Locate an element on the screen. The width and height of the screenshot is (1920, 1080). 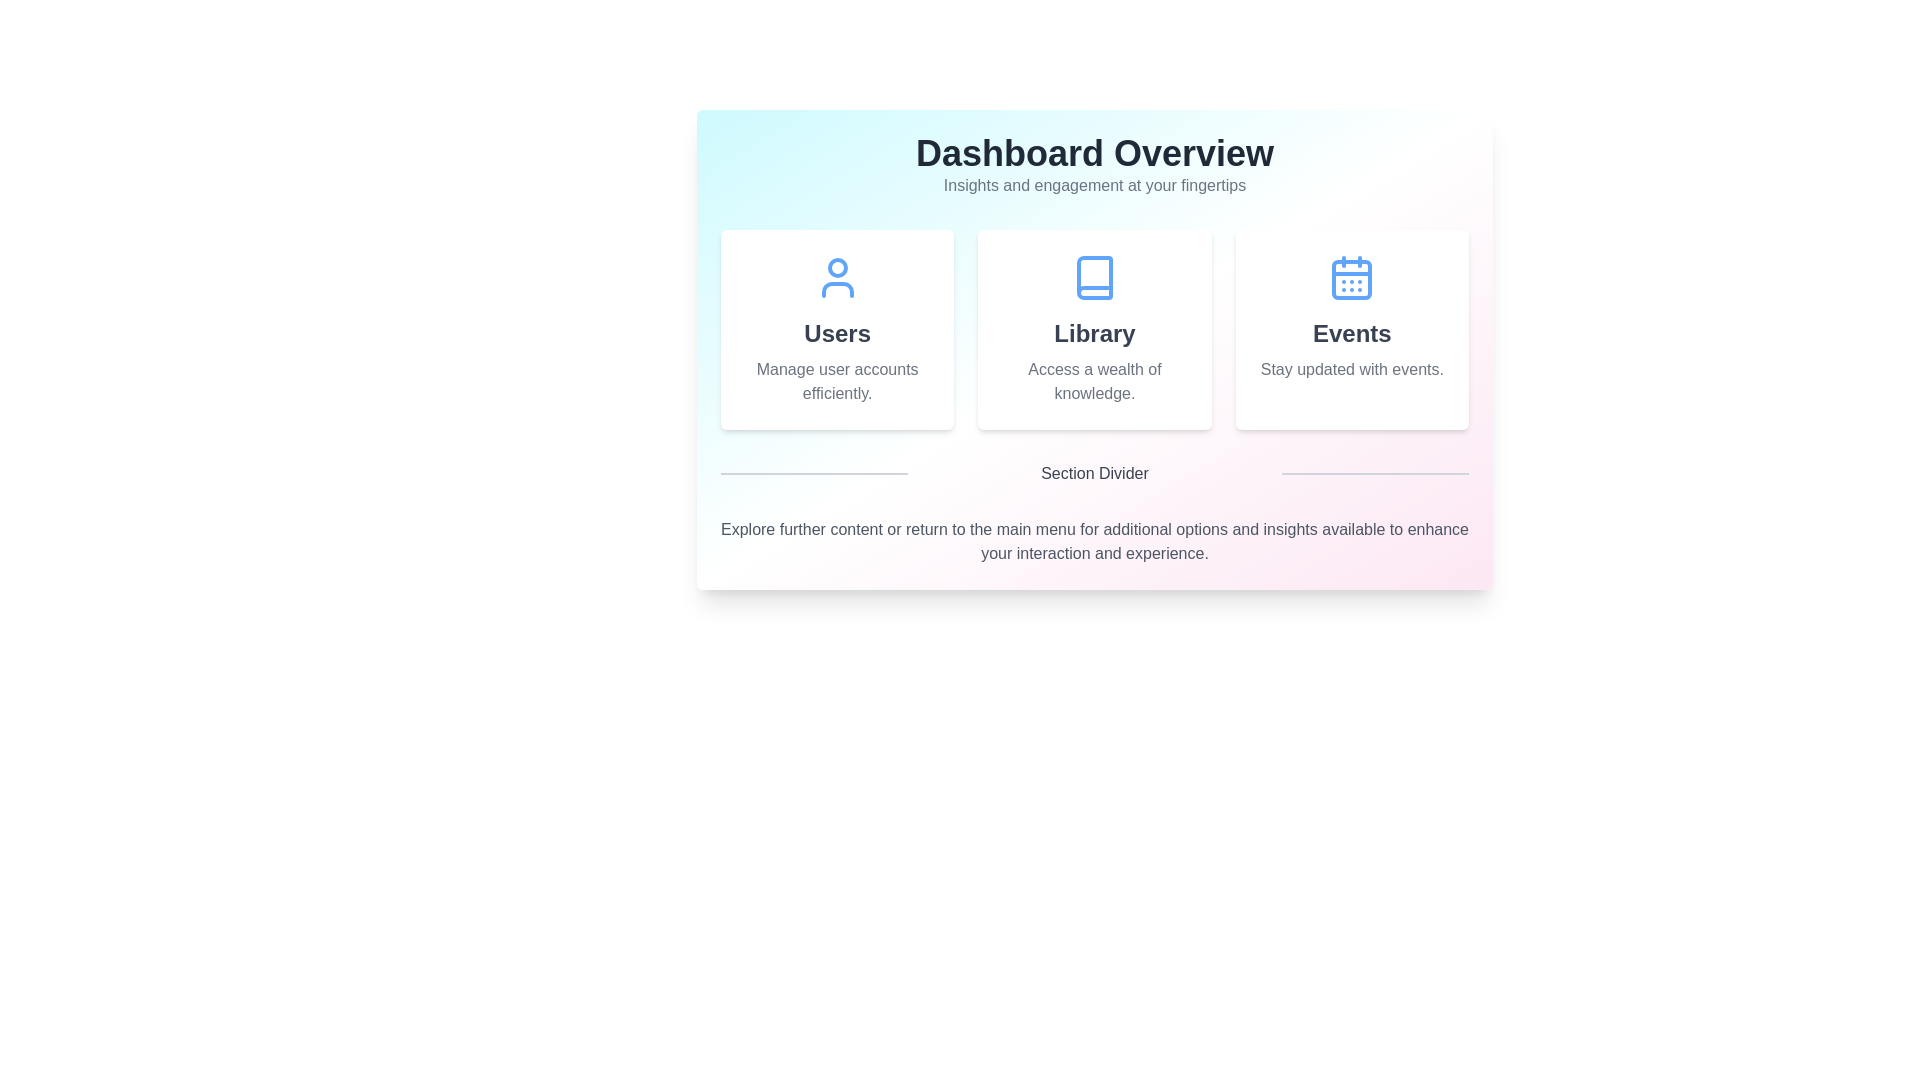
the rounded rectangle inside the calendar icon, which is the far-right icon in the row of three cards (Users, Library, Events) near the top of the interface is located at coordinates (1352, 280).